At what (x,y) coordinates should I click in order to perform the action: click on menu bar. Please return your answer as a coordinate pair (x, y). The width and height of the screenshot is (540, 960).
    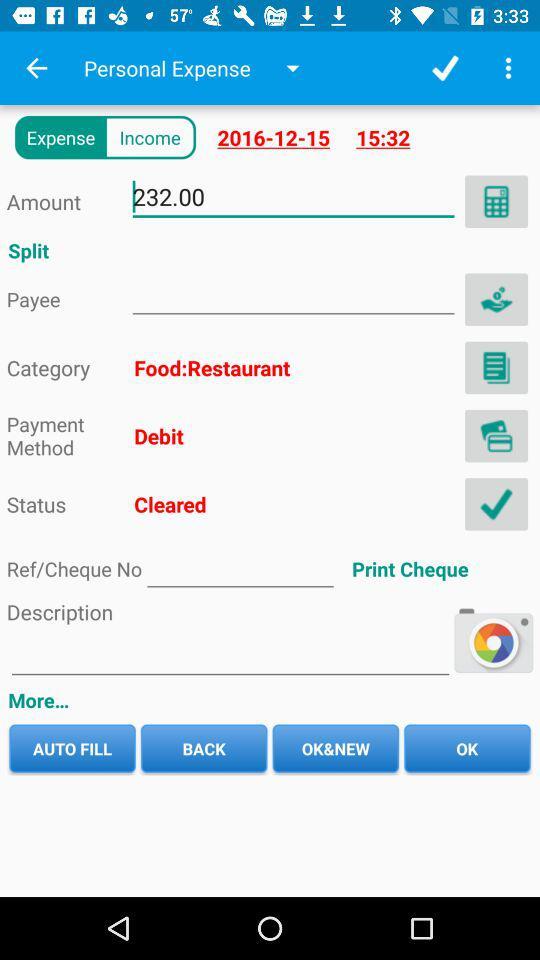
    Looking at the image, I should click on (508, 68).